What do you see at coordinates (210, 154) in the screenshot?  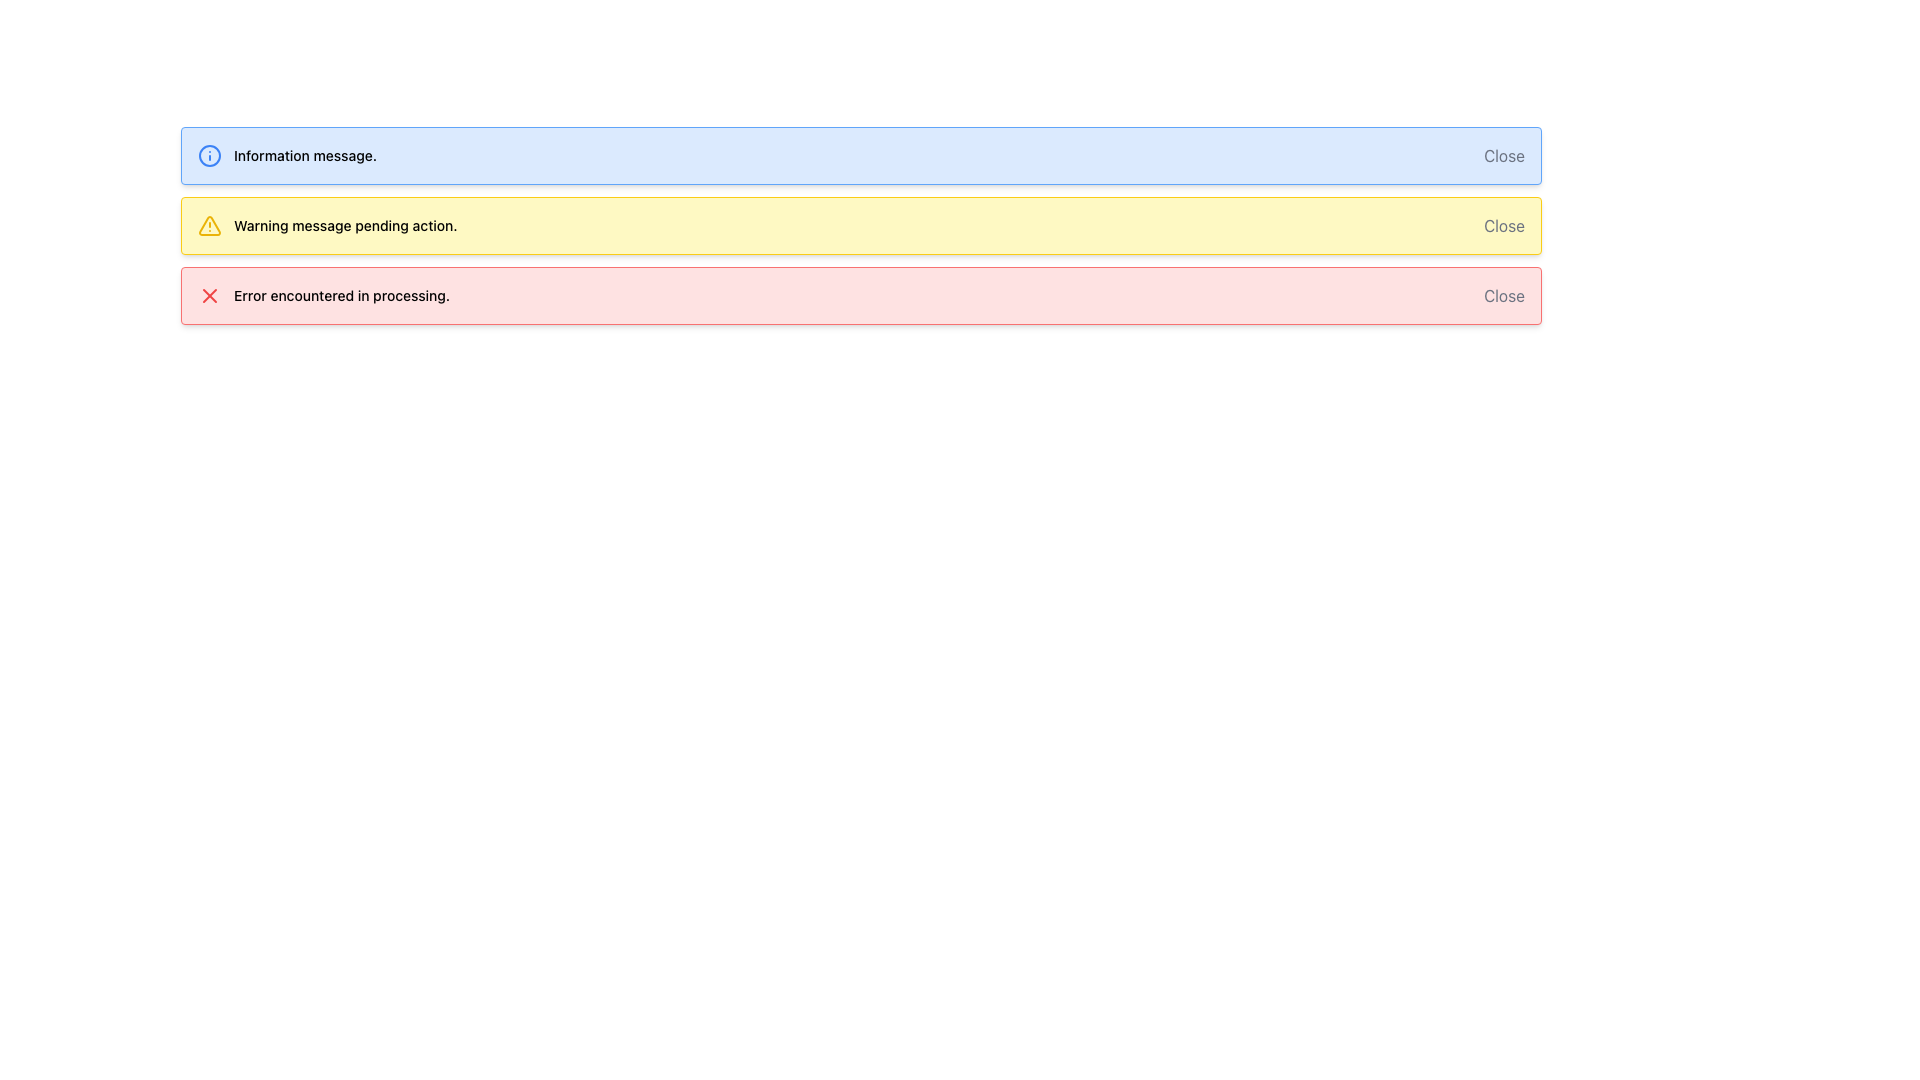 I see `the informational icon located inside the light blue notification box, which is positioned to the left of the text 'Information message'` at bounding box center [210, 154].